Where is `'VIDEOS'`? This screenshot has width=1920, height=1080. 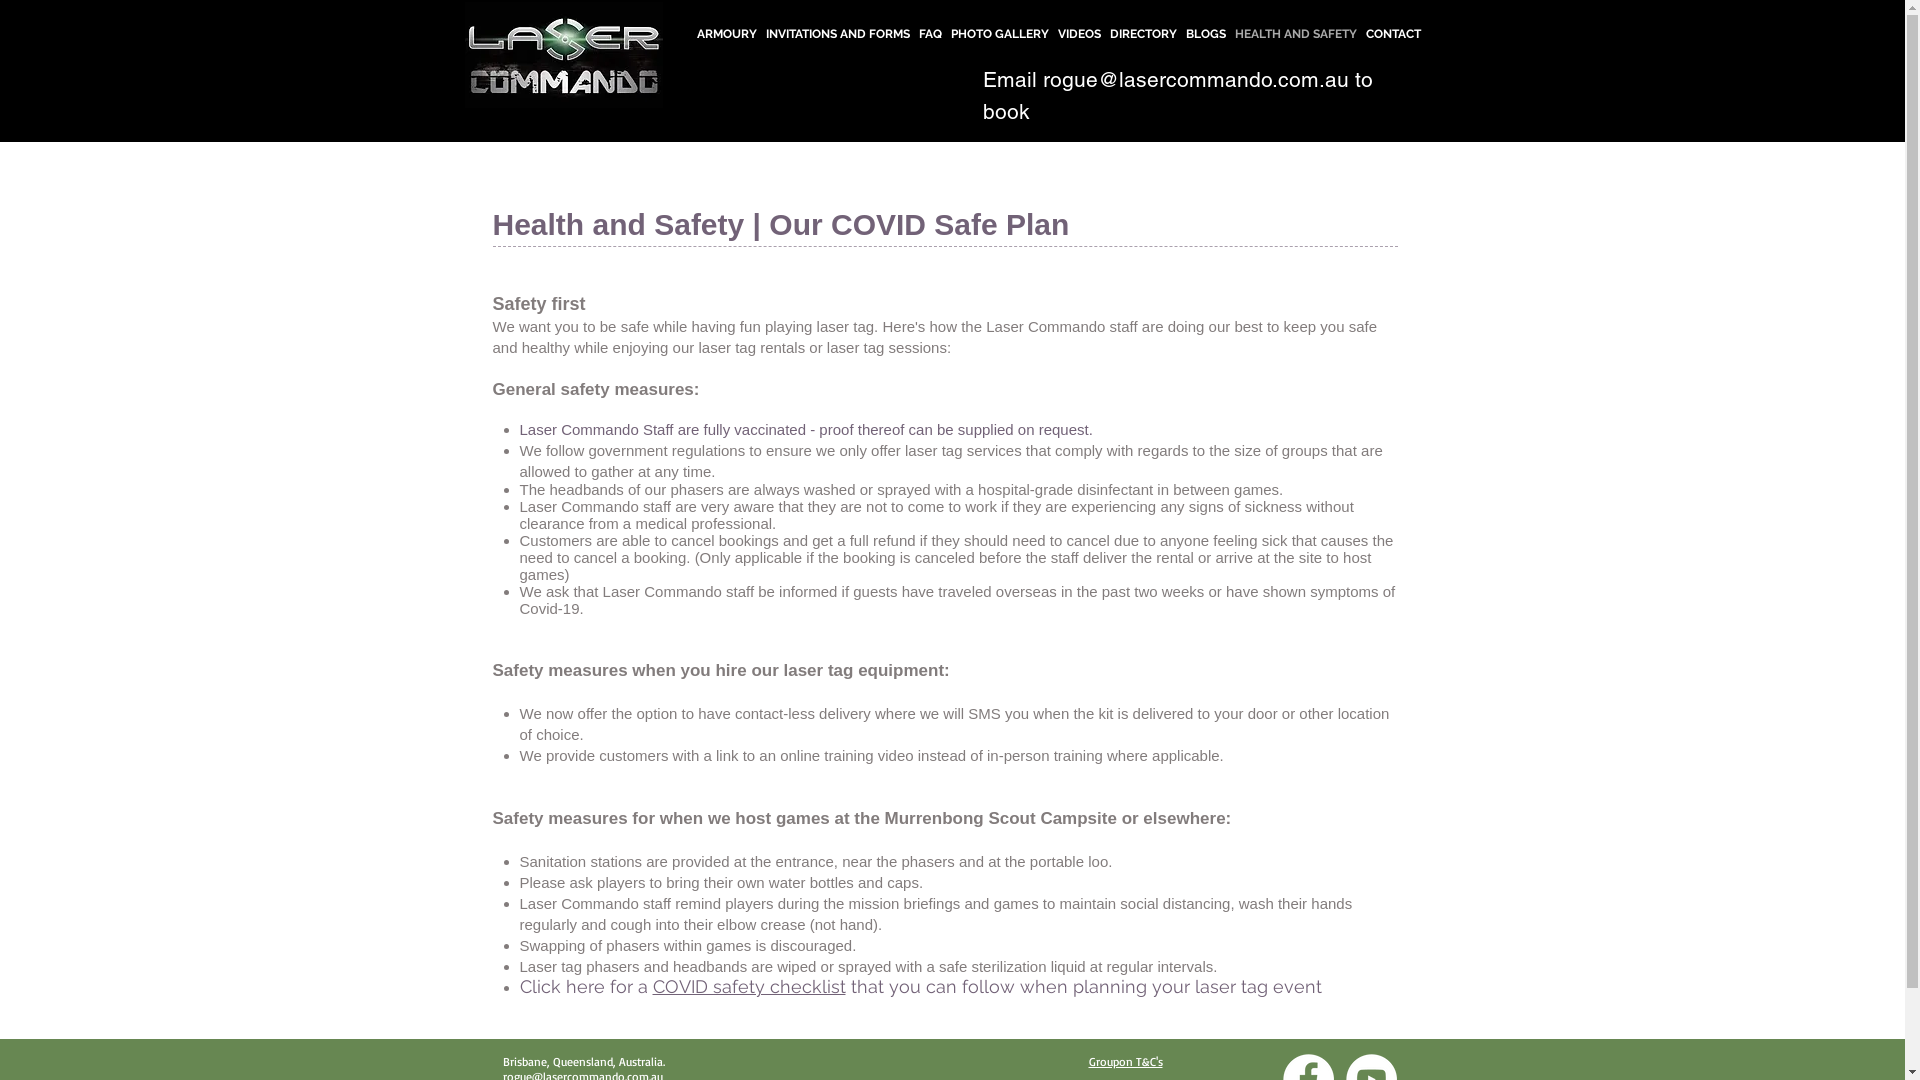
'VIDEOS' is located at coordinates (1079, 34).